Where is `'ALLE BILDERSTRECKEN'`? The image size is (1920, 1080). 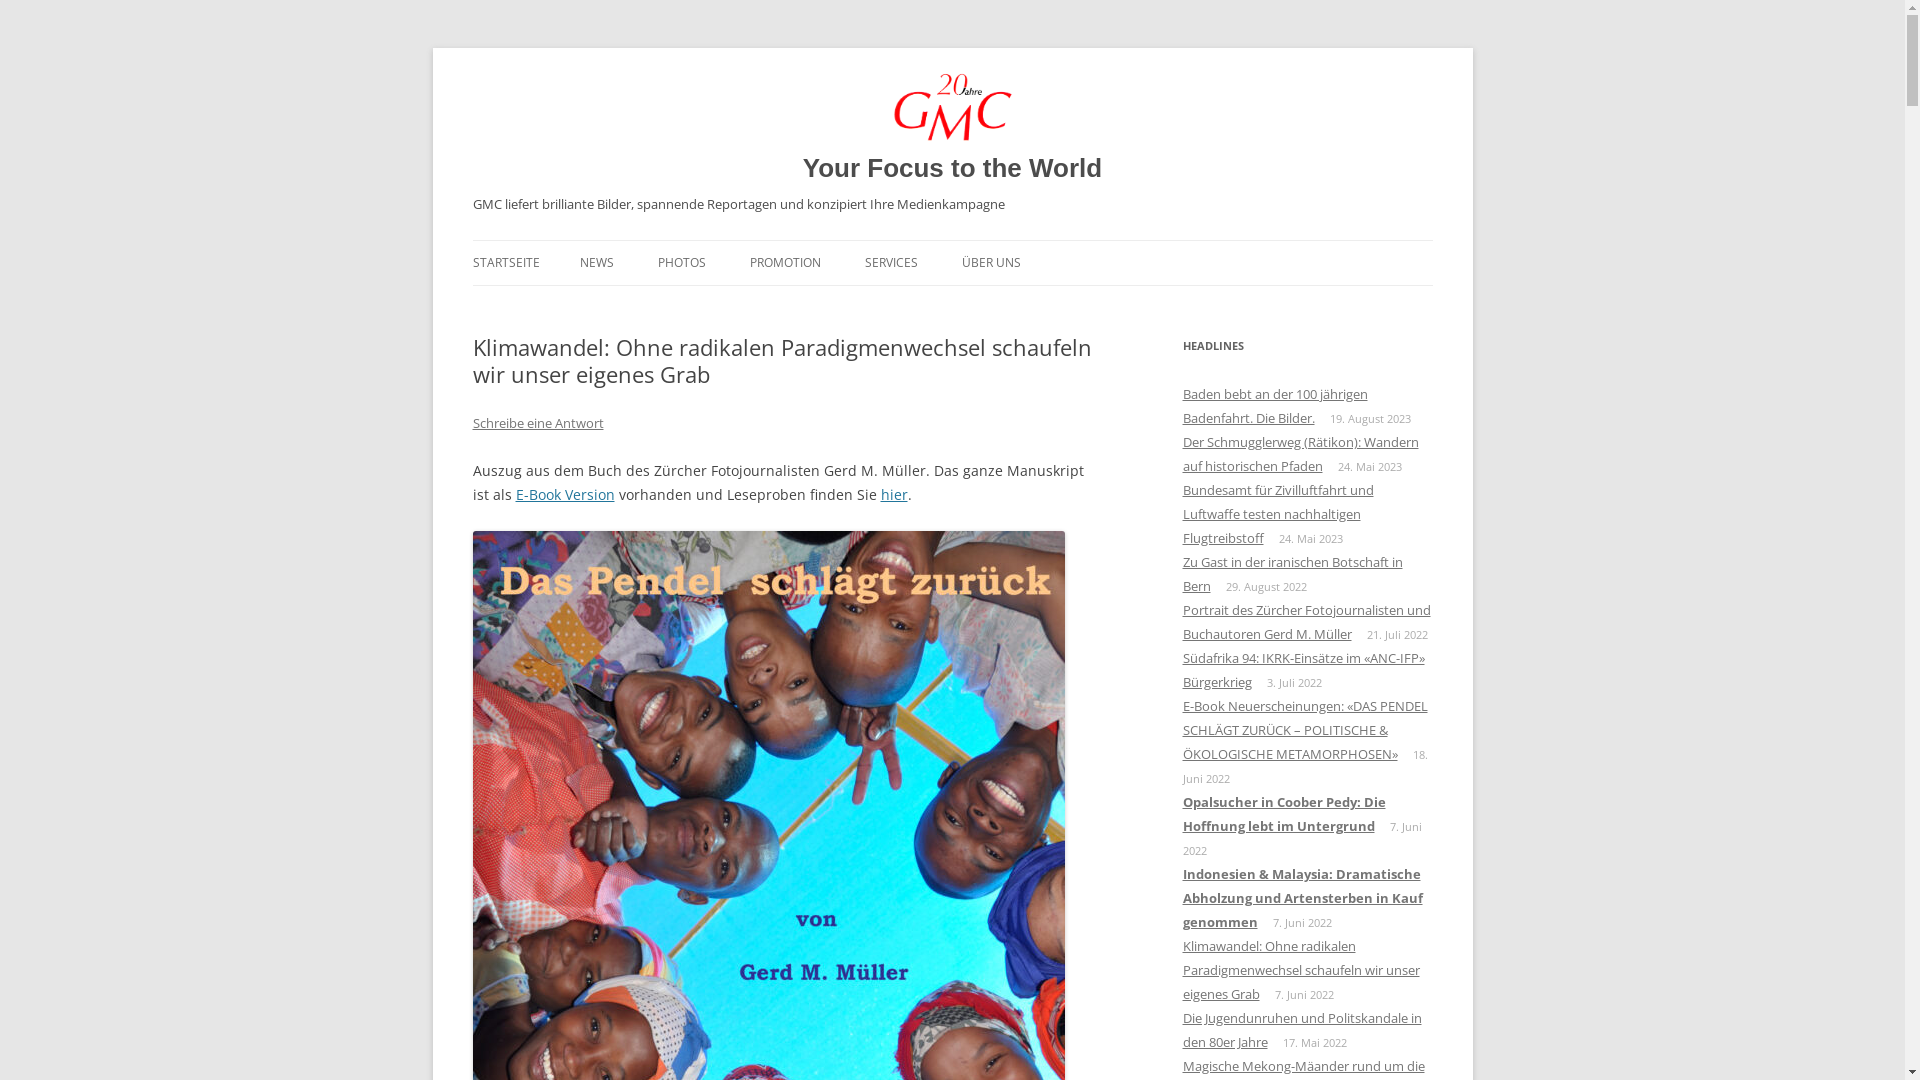
'ALLE BILDERSTRECKEN' is located at coordinates (757, 305).